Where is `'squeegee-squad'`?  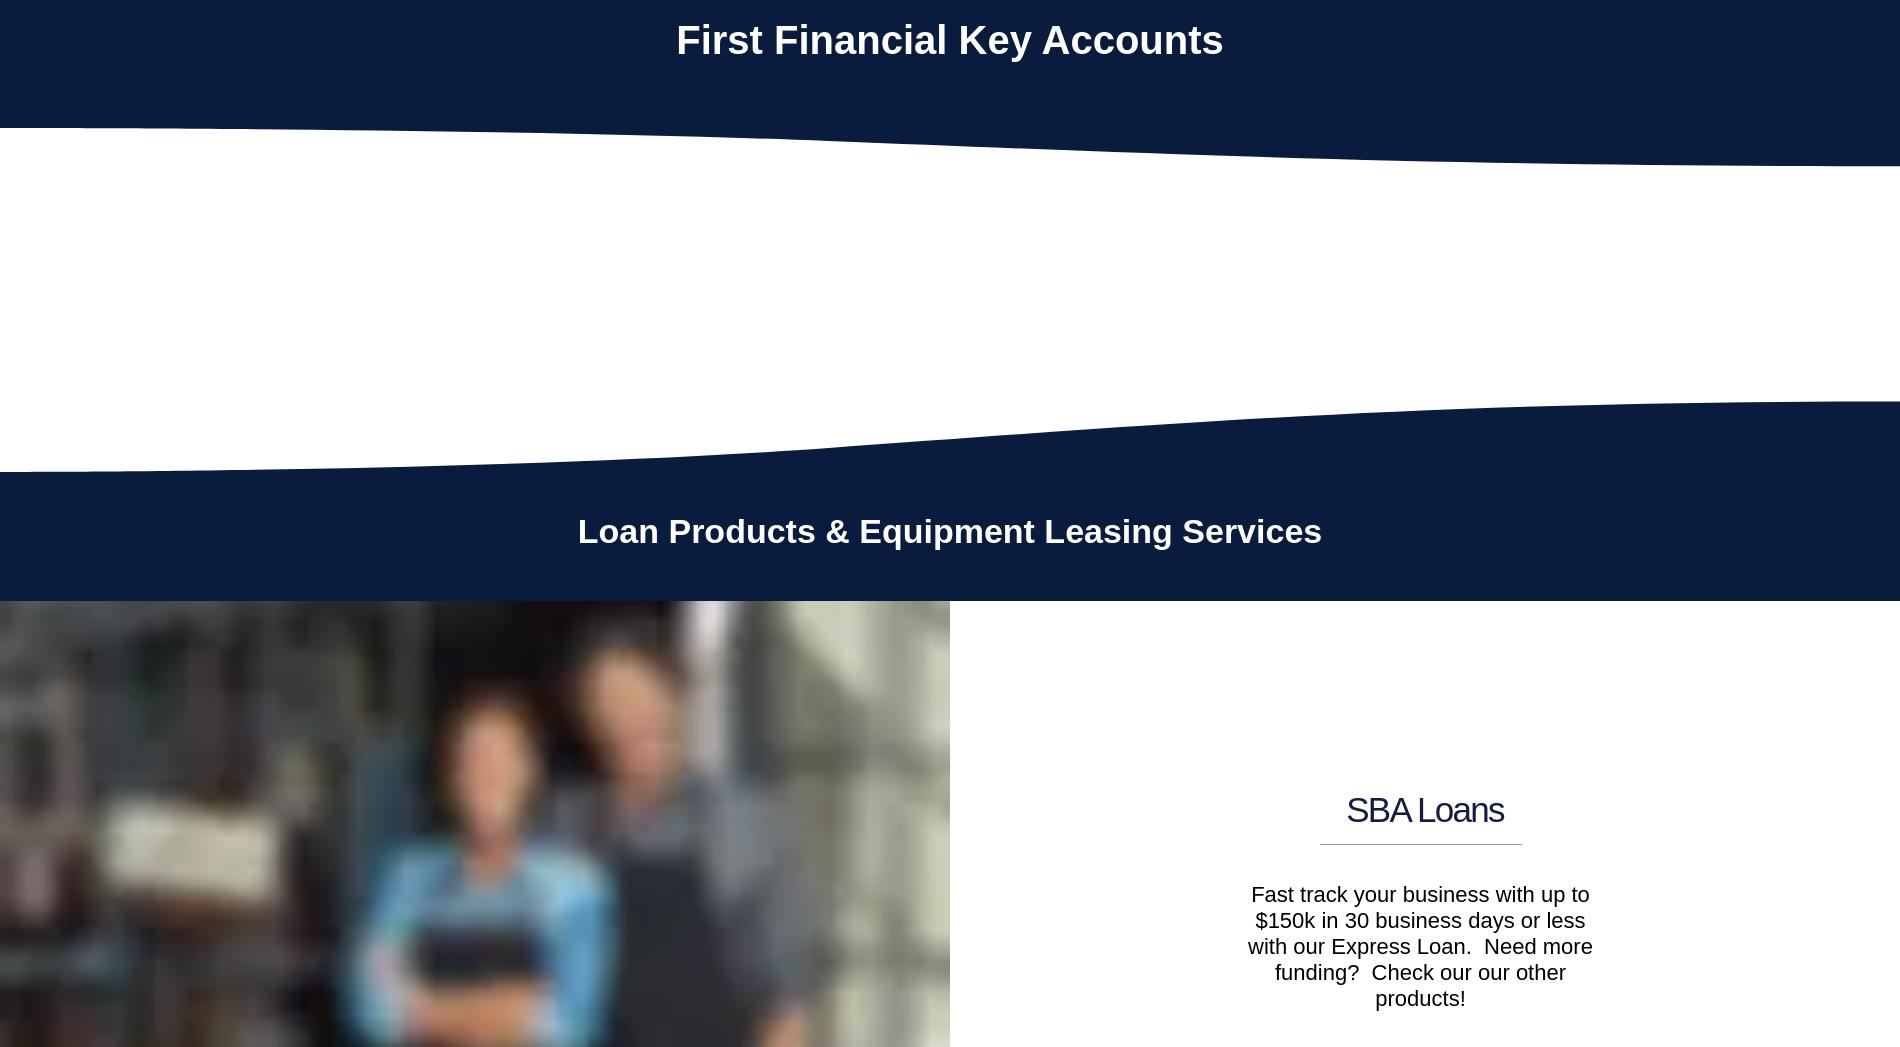 'squeegee-squad' is located at coordinates (1549, 305).